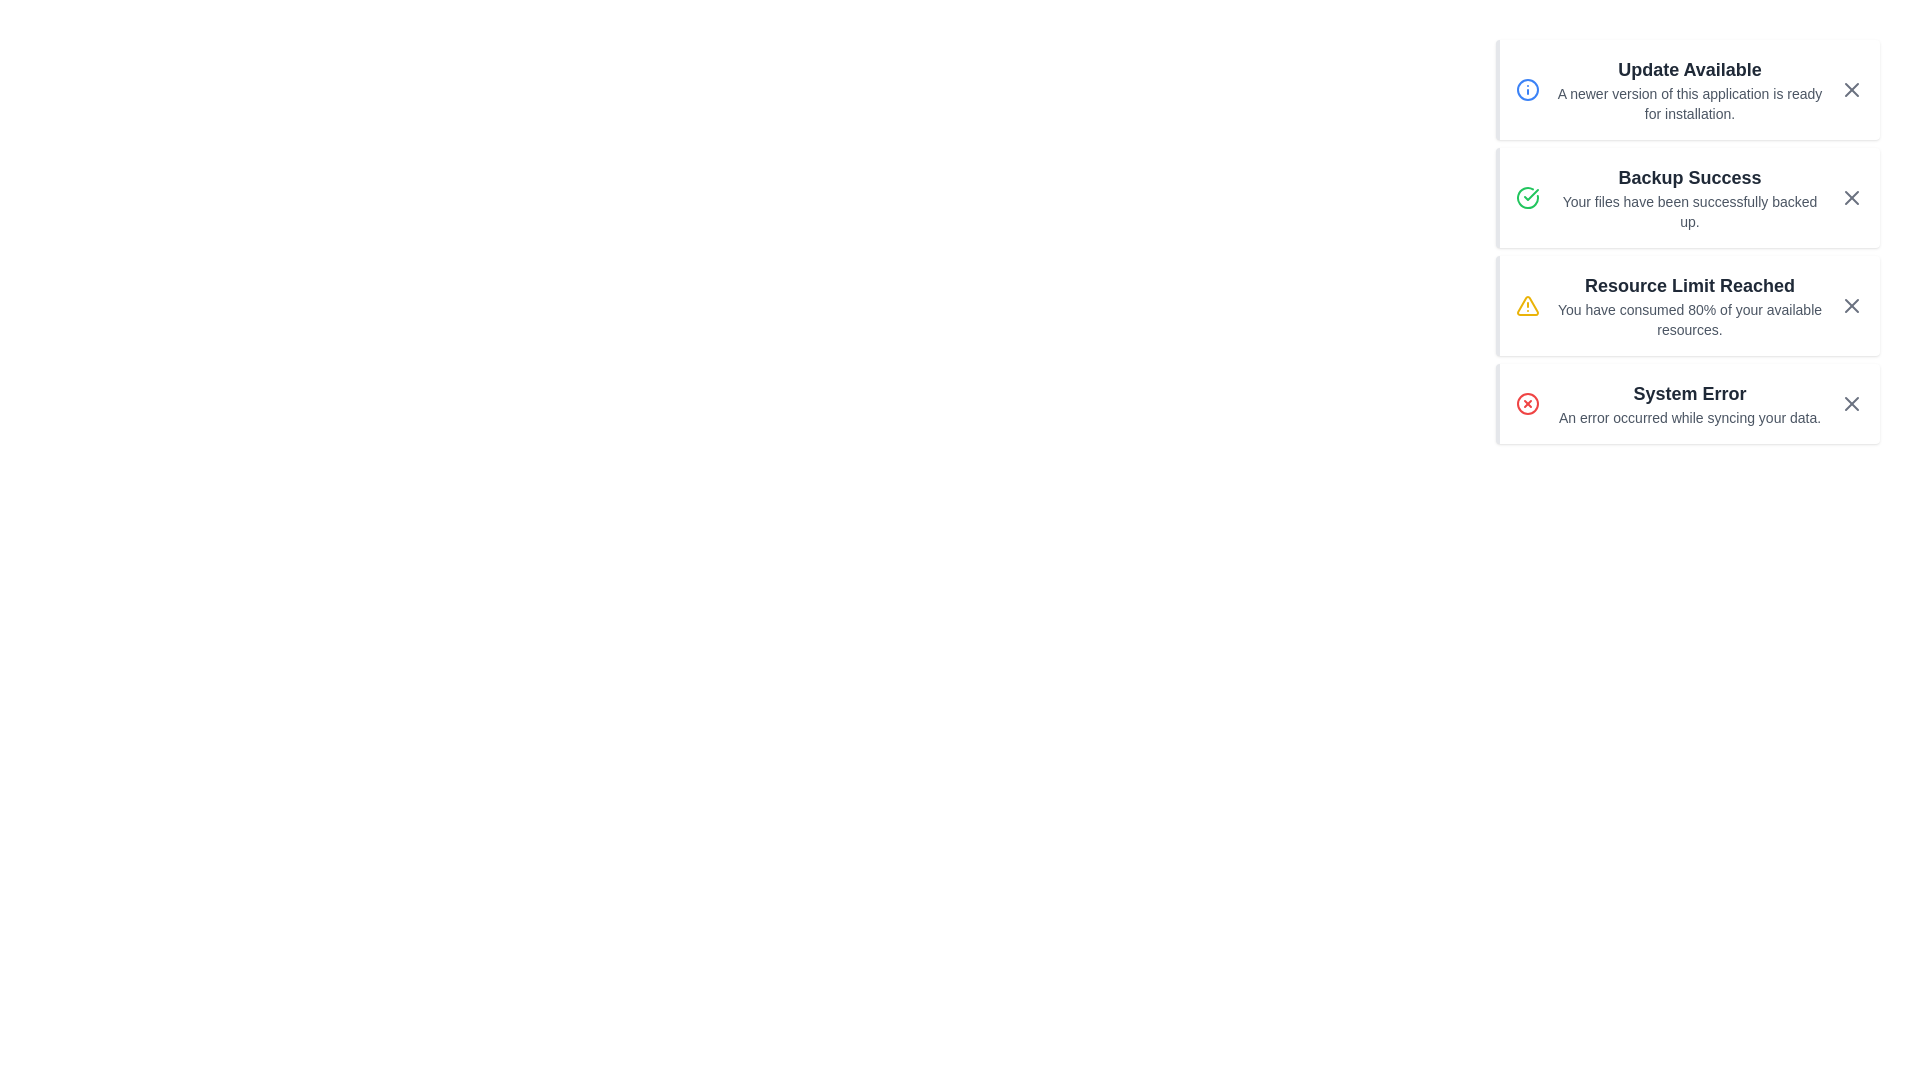 This screenshot has width=1920, height=1080. I want to click on the notification message indicating an available update for the application, which is the first notification in the list on the right section of the interface, so click(1688, 88).